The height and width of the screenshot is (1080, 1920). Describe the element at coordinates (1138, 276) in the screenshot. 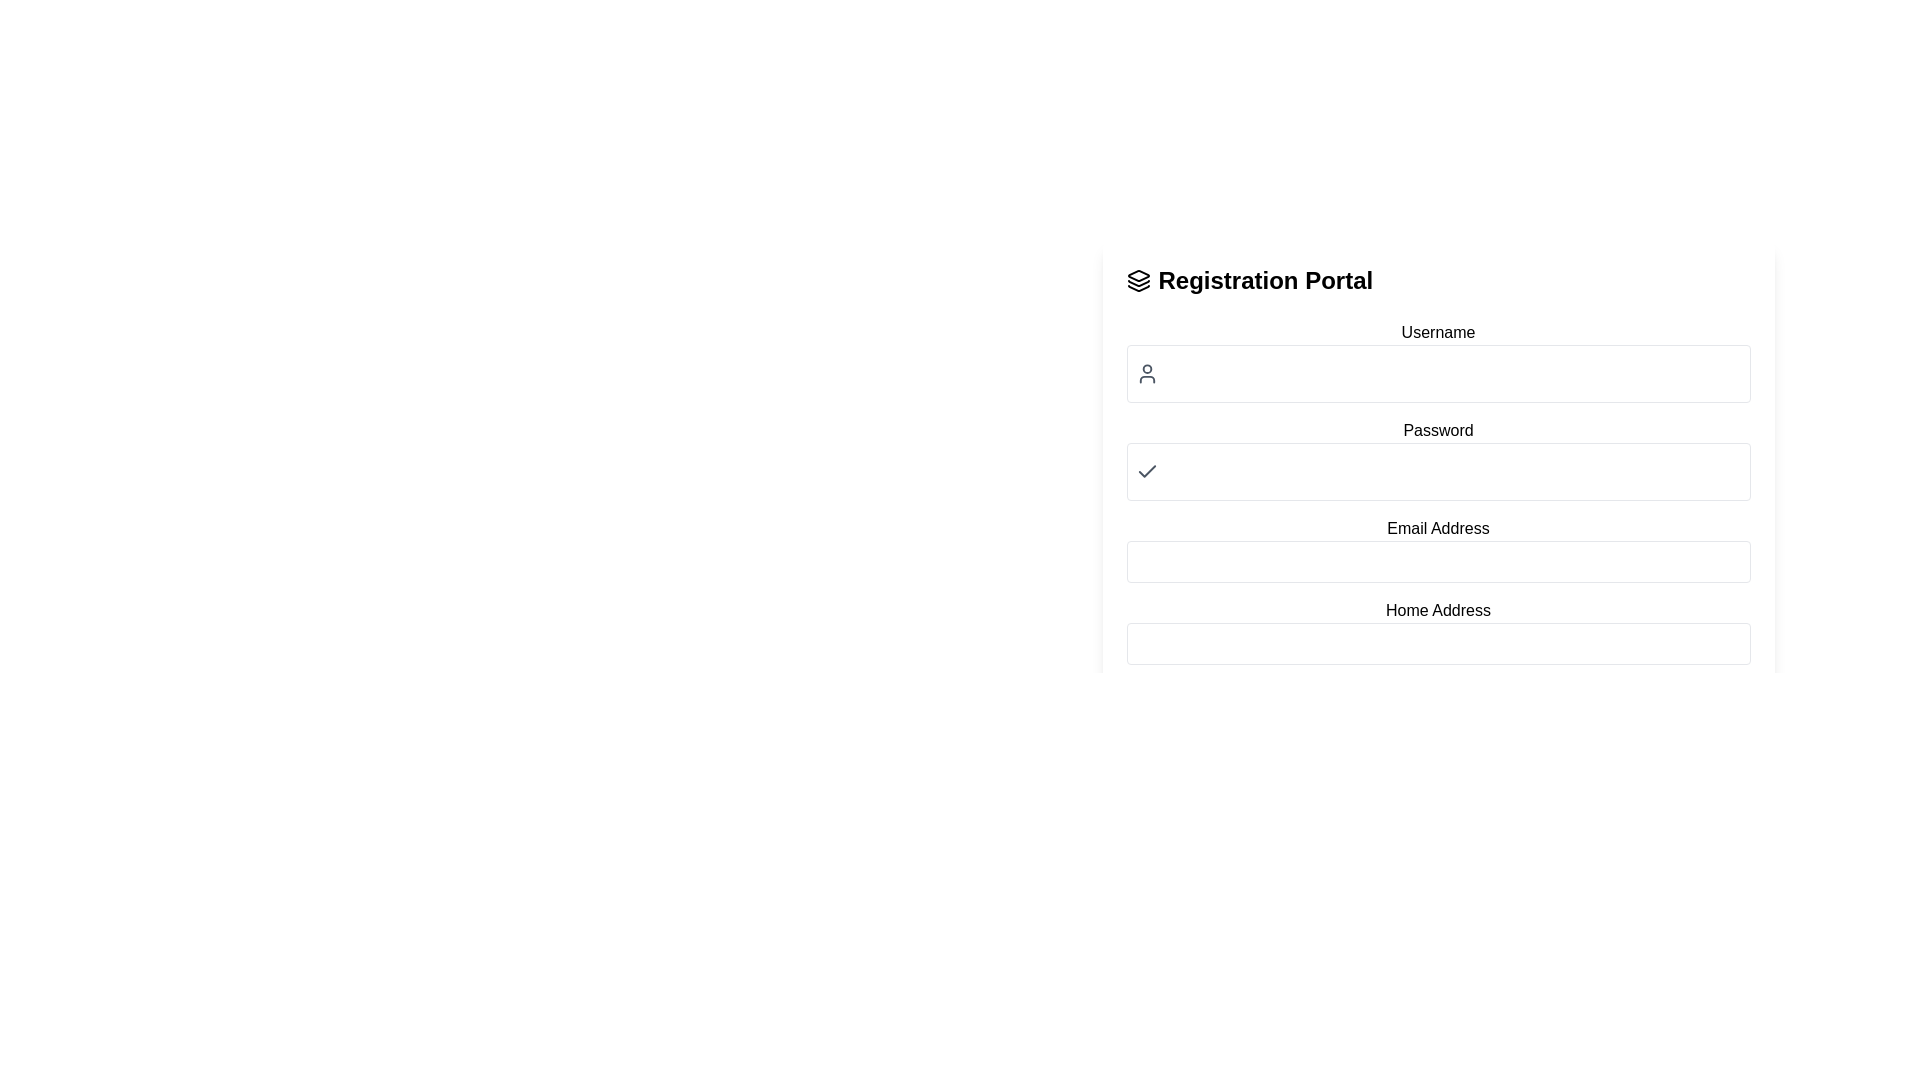

I see `the decorative icon in the top-left corner of the Registration Portal section, which symbolizes layer or group functionality` at that location.